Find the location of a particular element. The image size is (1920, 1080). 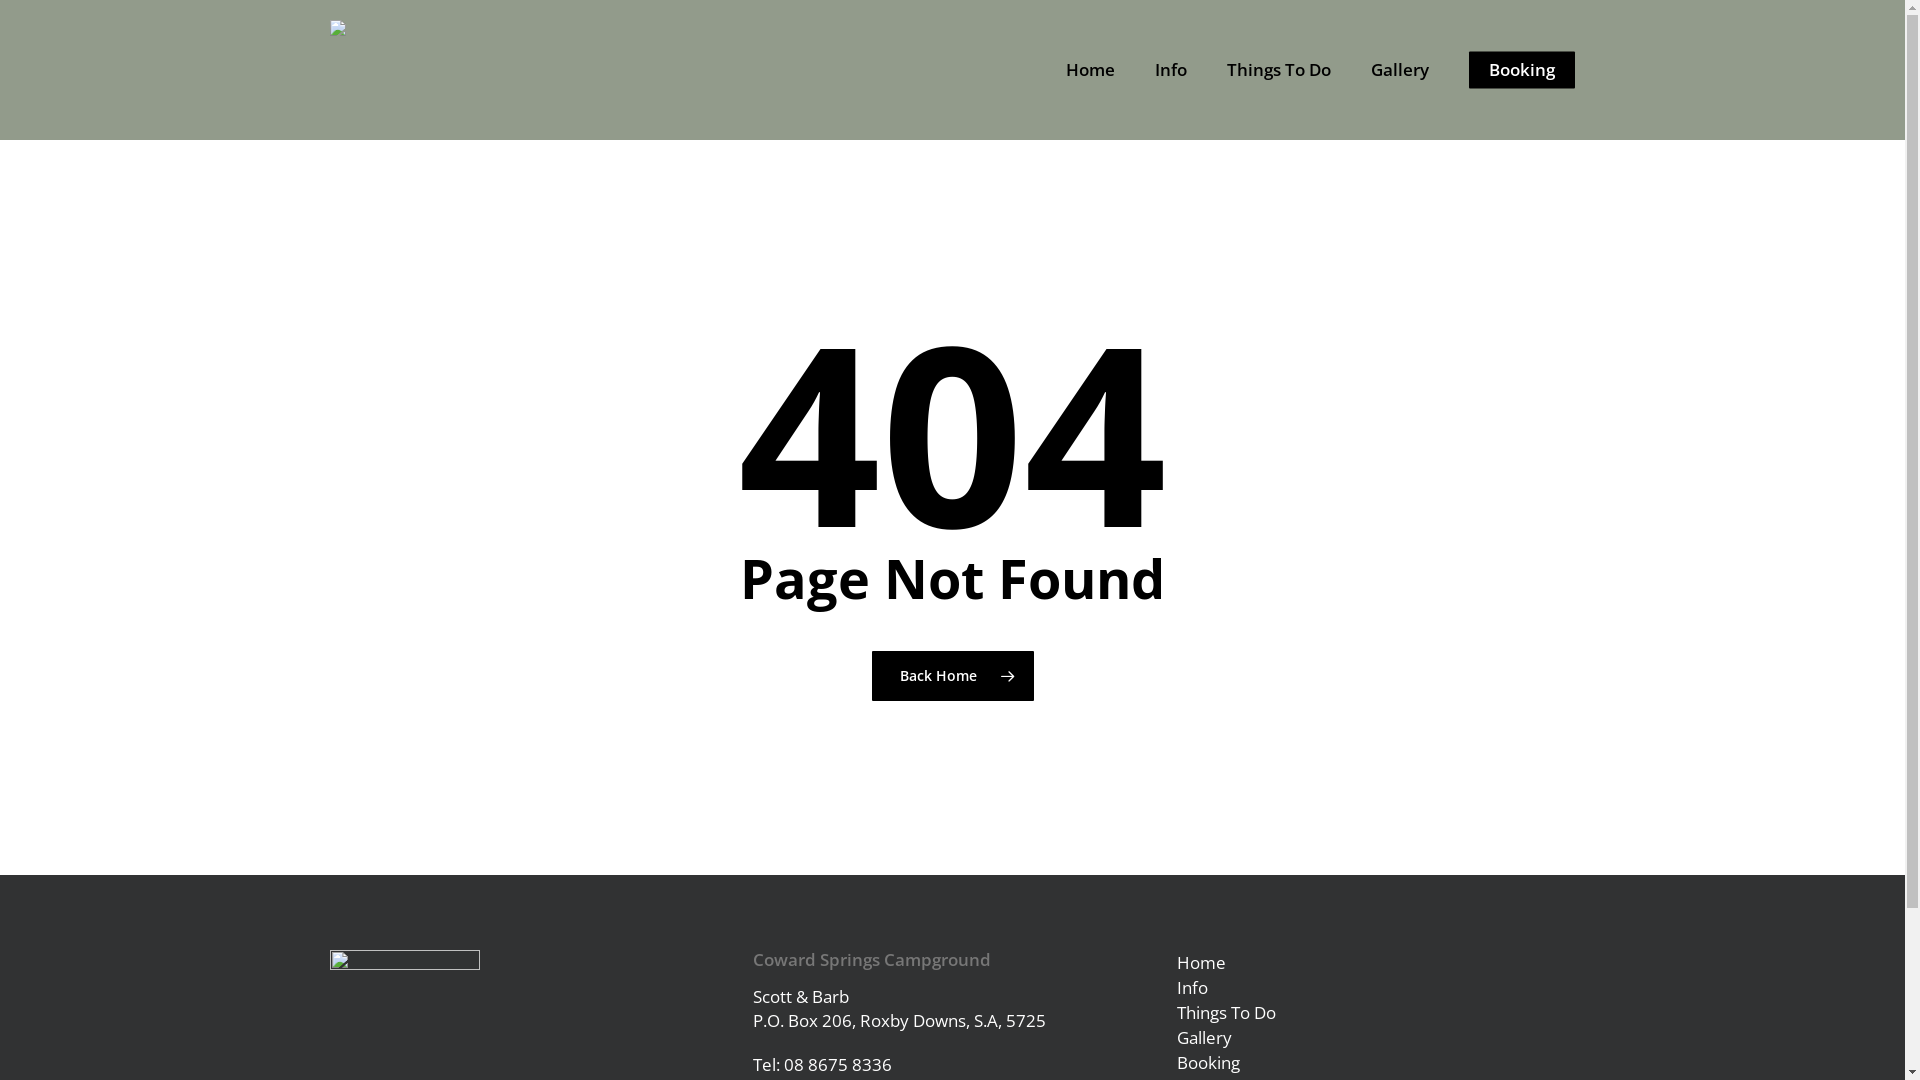

'Home' is located at coordinates (1089, 68).